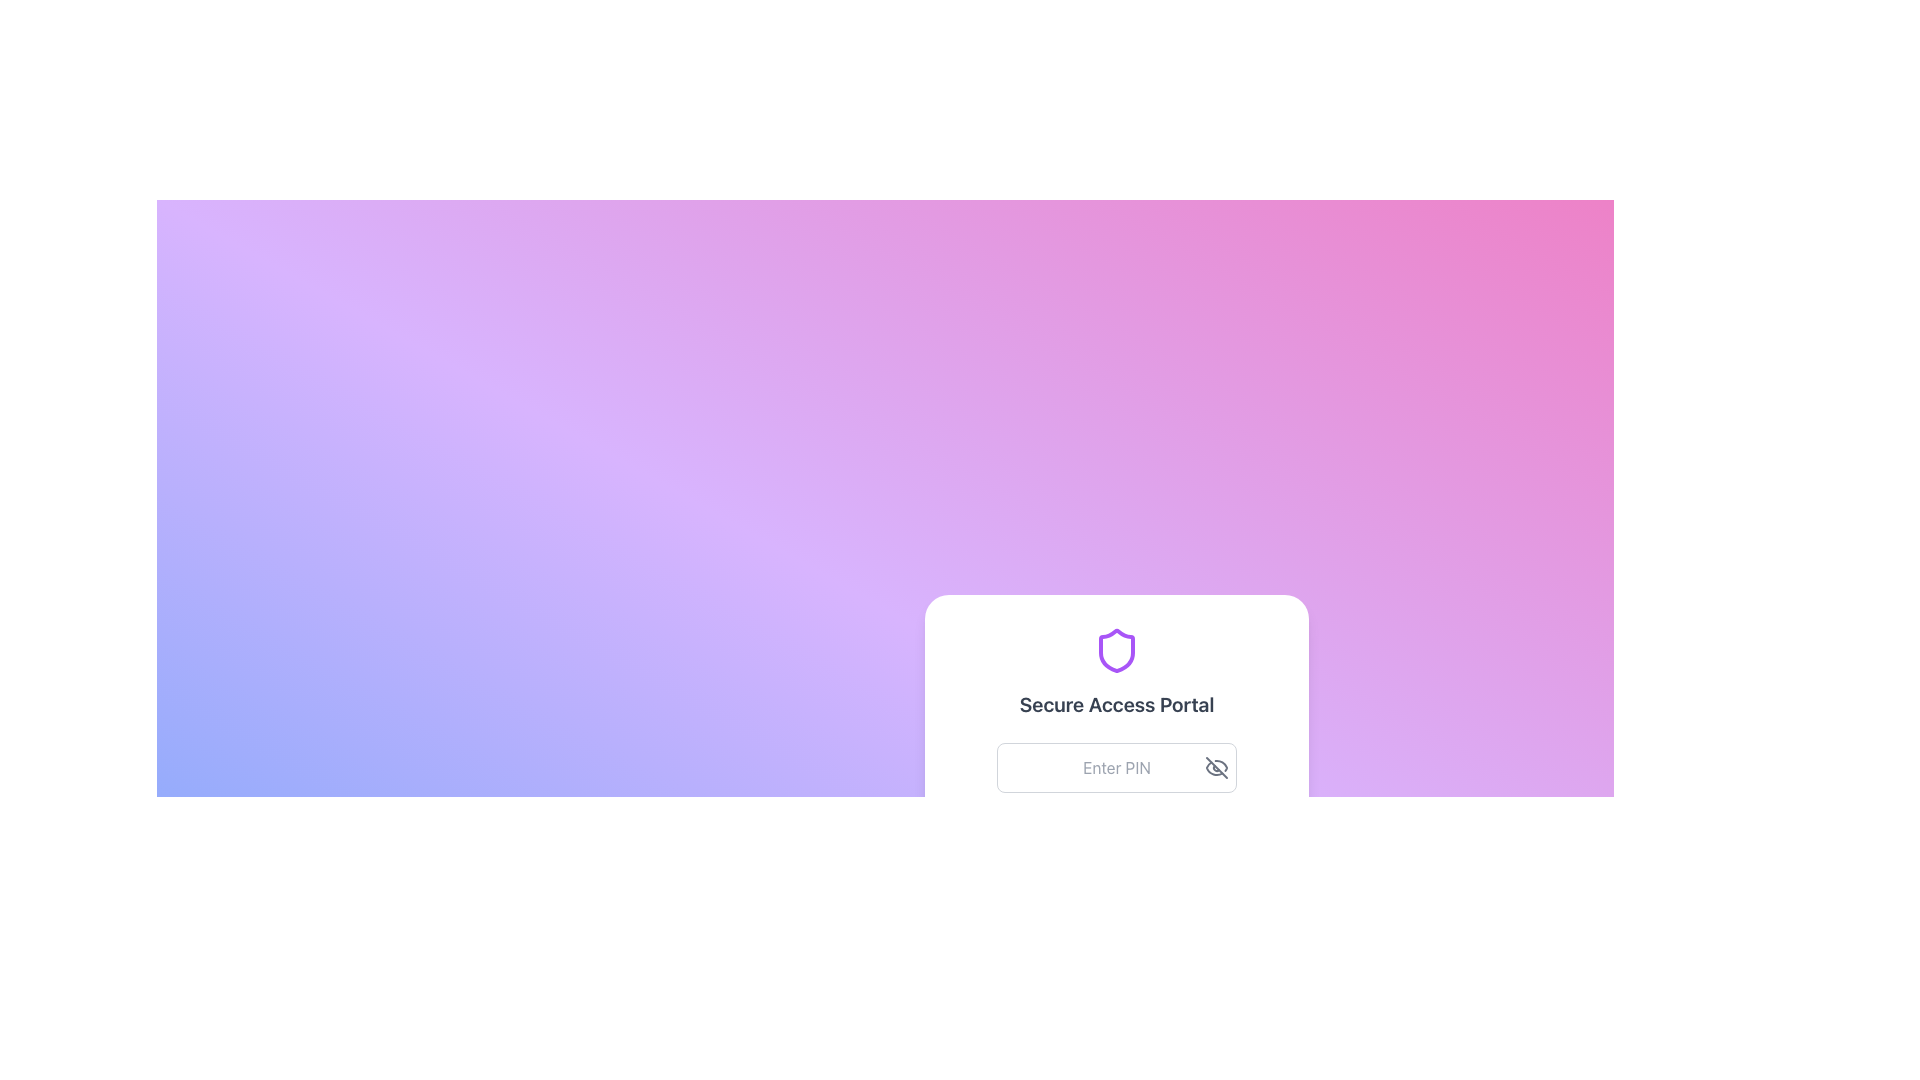  Describe the element at coordinates (1216, 766) in the screenshot. I see `the visibility toggle button for the PIN field, which shows or hides the entered PIN when clicked` at that location.